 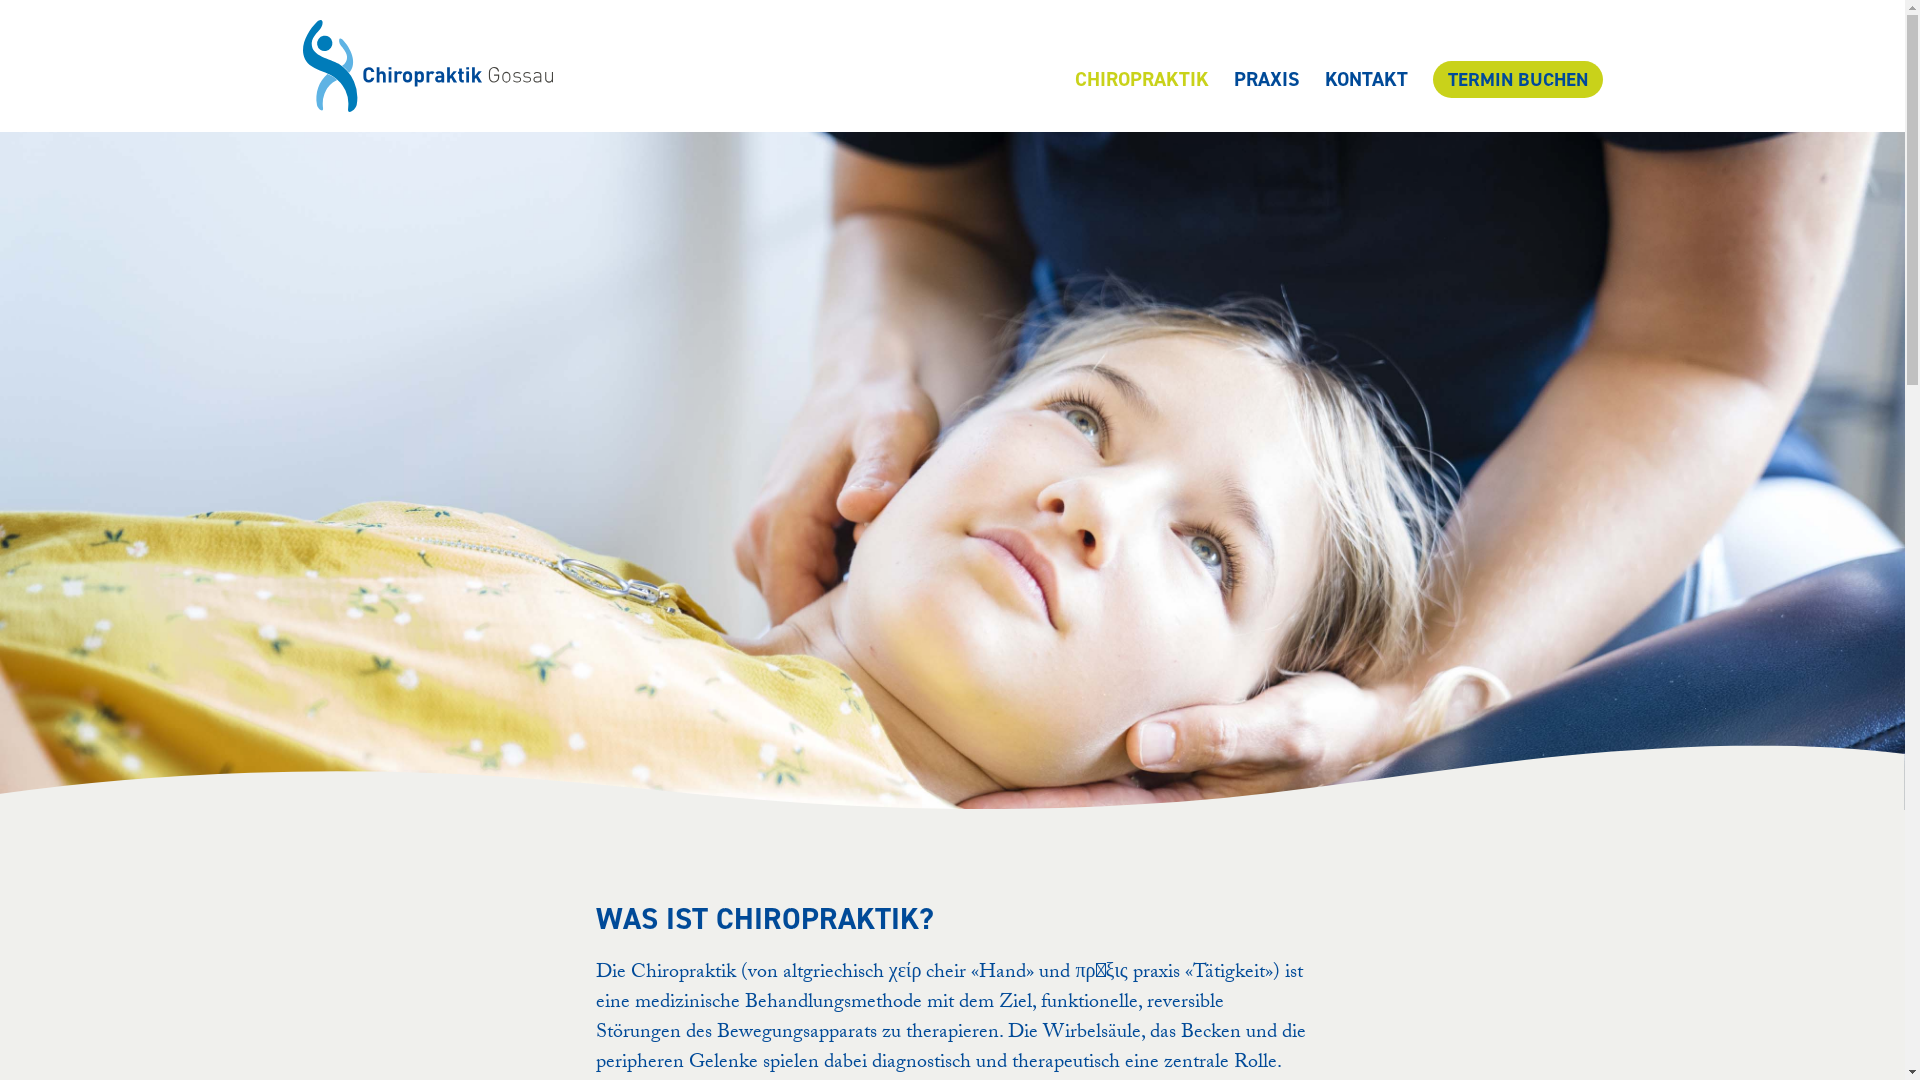 What do you see at coordinates (1364, 77) in the screenshot?
I see `'KONTAKT'` at bounding box center [1364, 77].